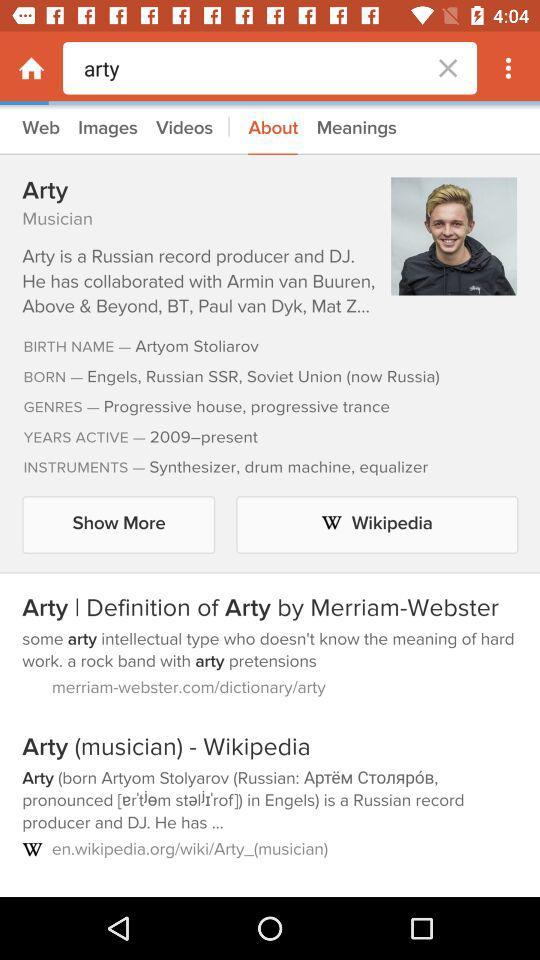  I want to click on files, so click(270, 500).